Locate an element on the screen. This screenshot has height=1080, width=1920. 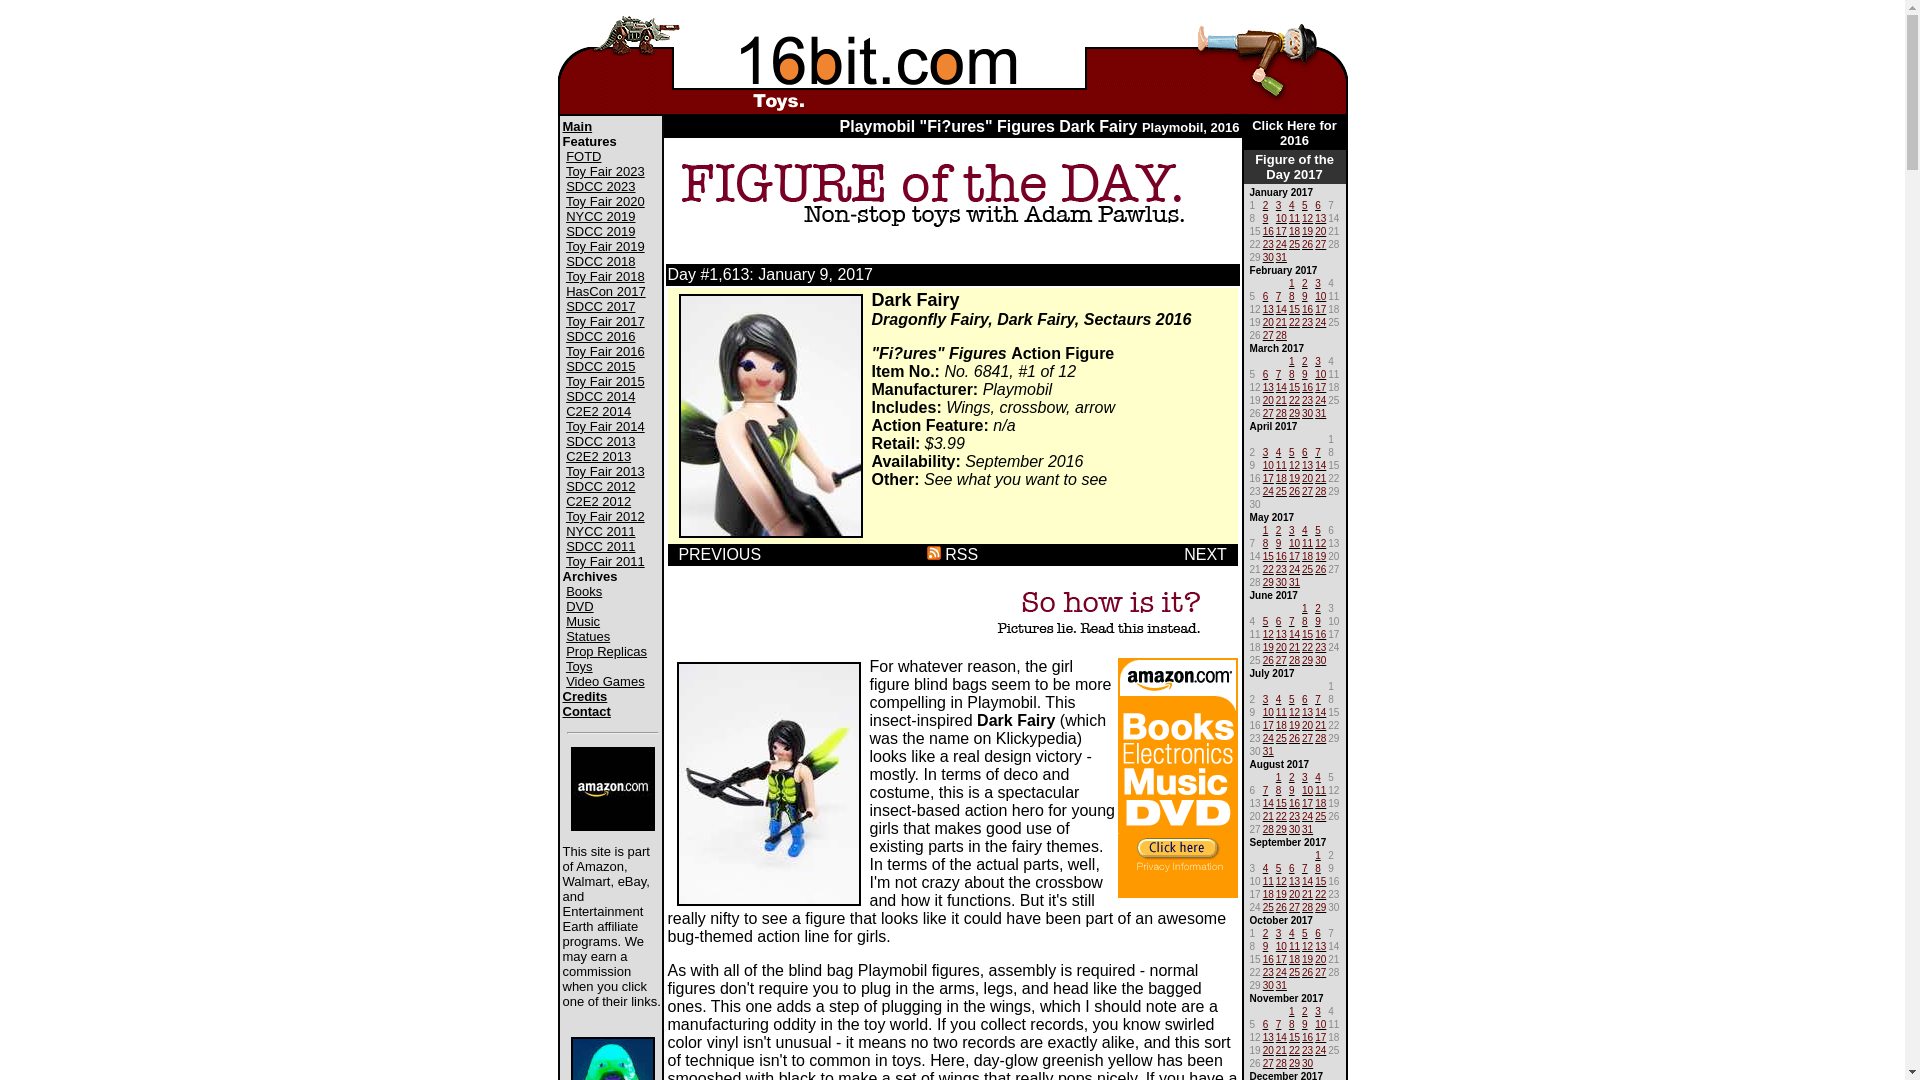
'3' is located at coordinates (1315, 281).